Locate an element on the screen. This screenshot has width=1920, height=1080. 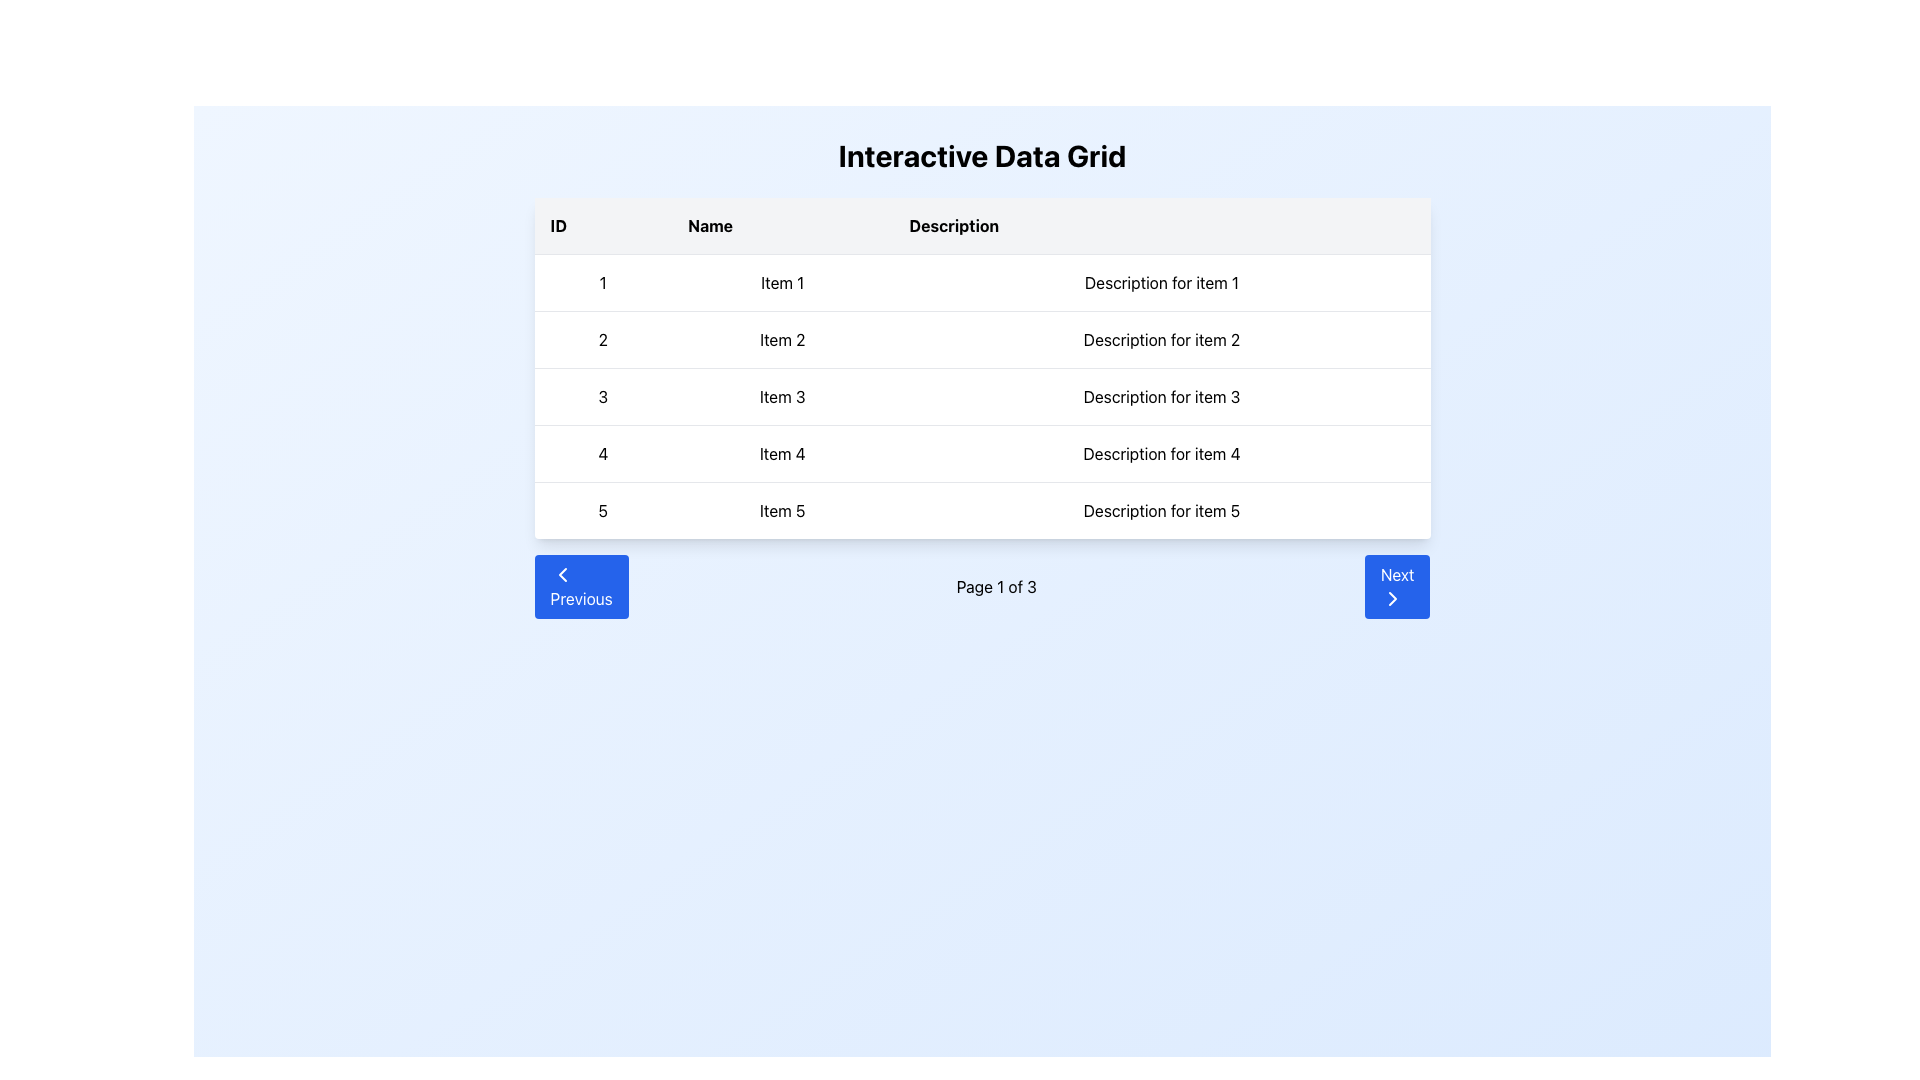
the text block displaying 'Description for item 2' located in the second row, third column of the table is located at coordinates (1161, 338).